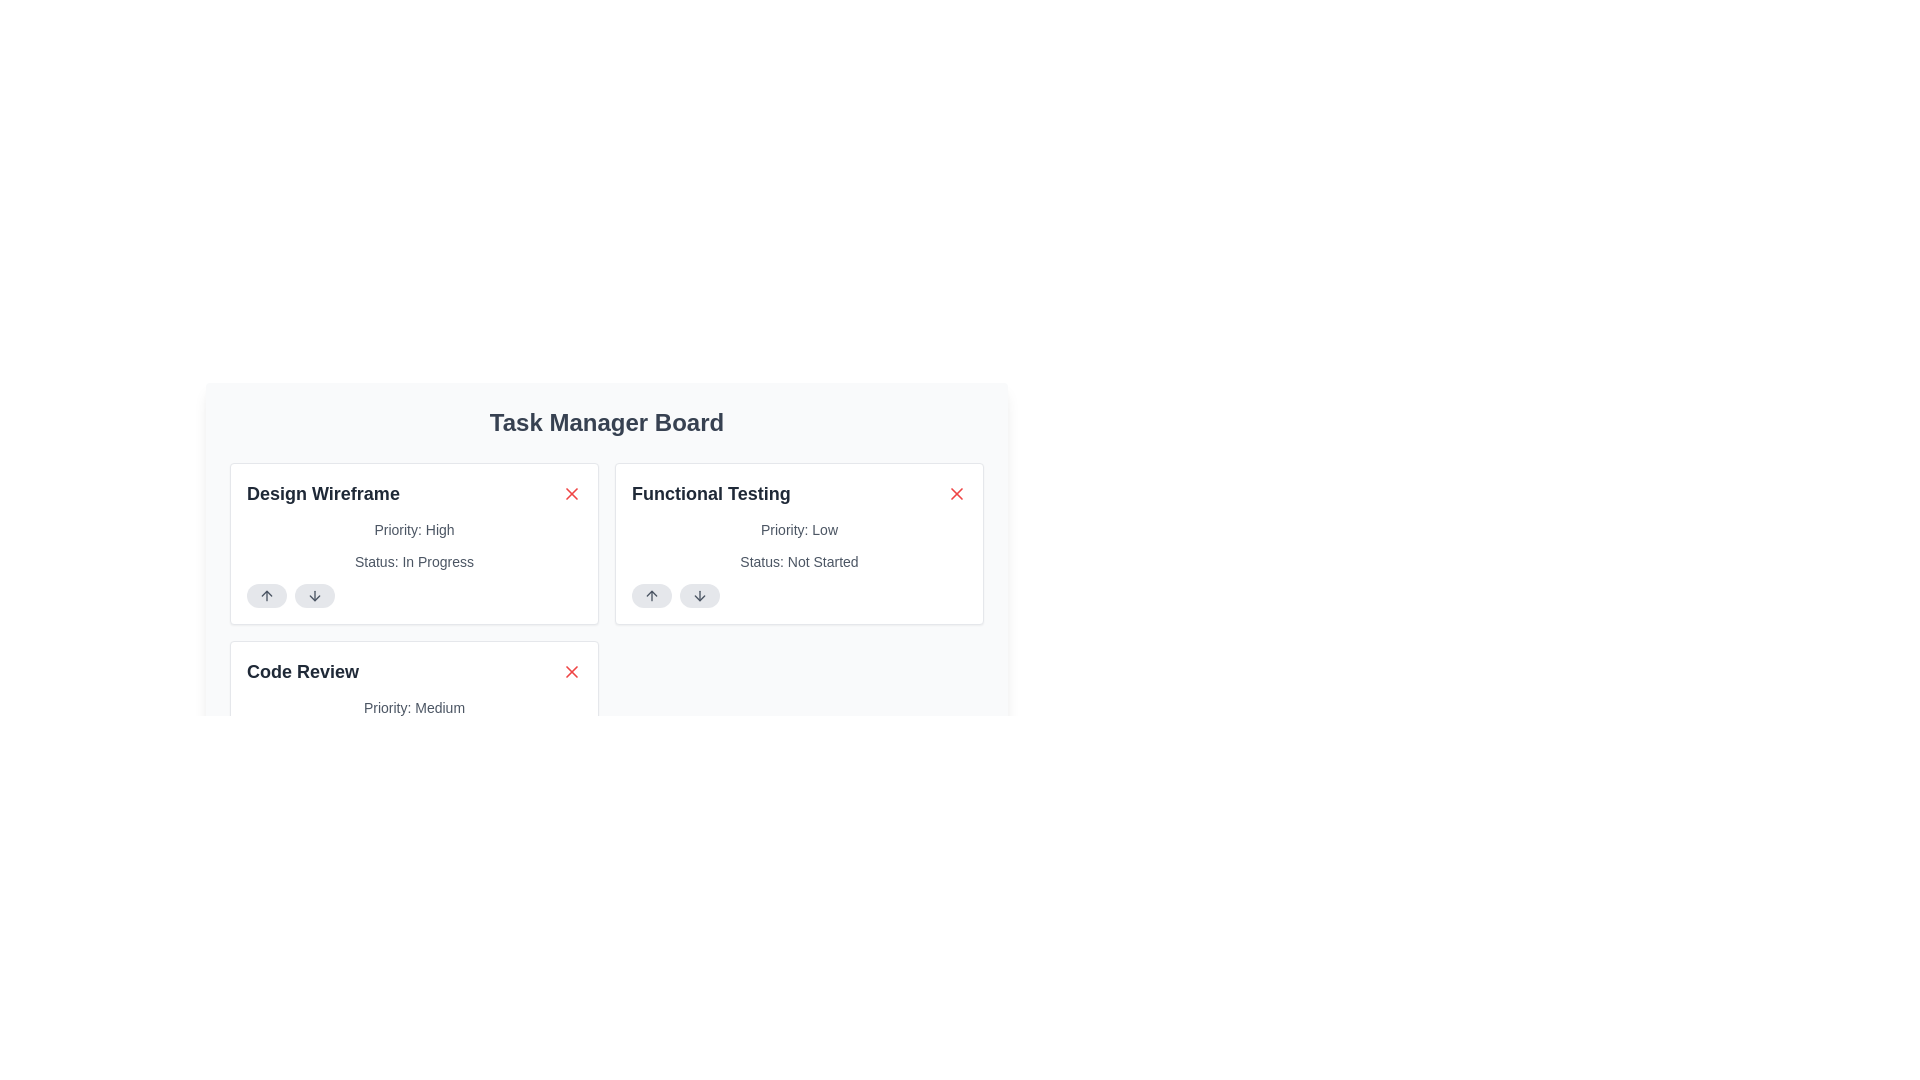  Describe the element at coordinates (301, 671) in the screenshot. I see `the static text label that serves as the title of a task card in the Task Manager Board section, located above the 'Priority: Medium' label` at that location.